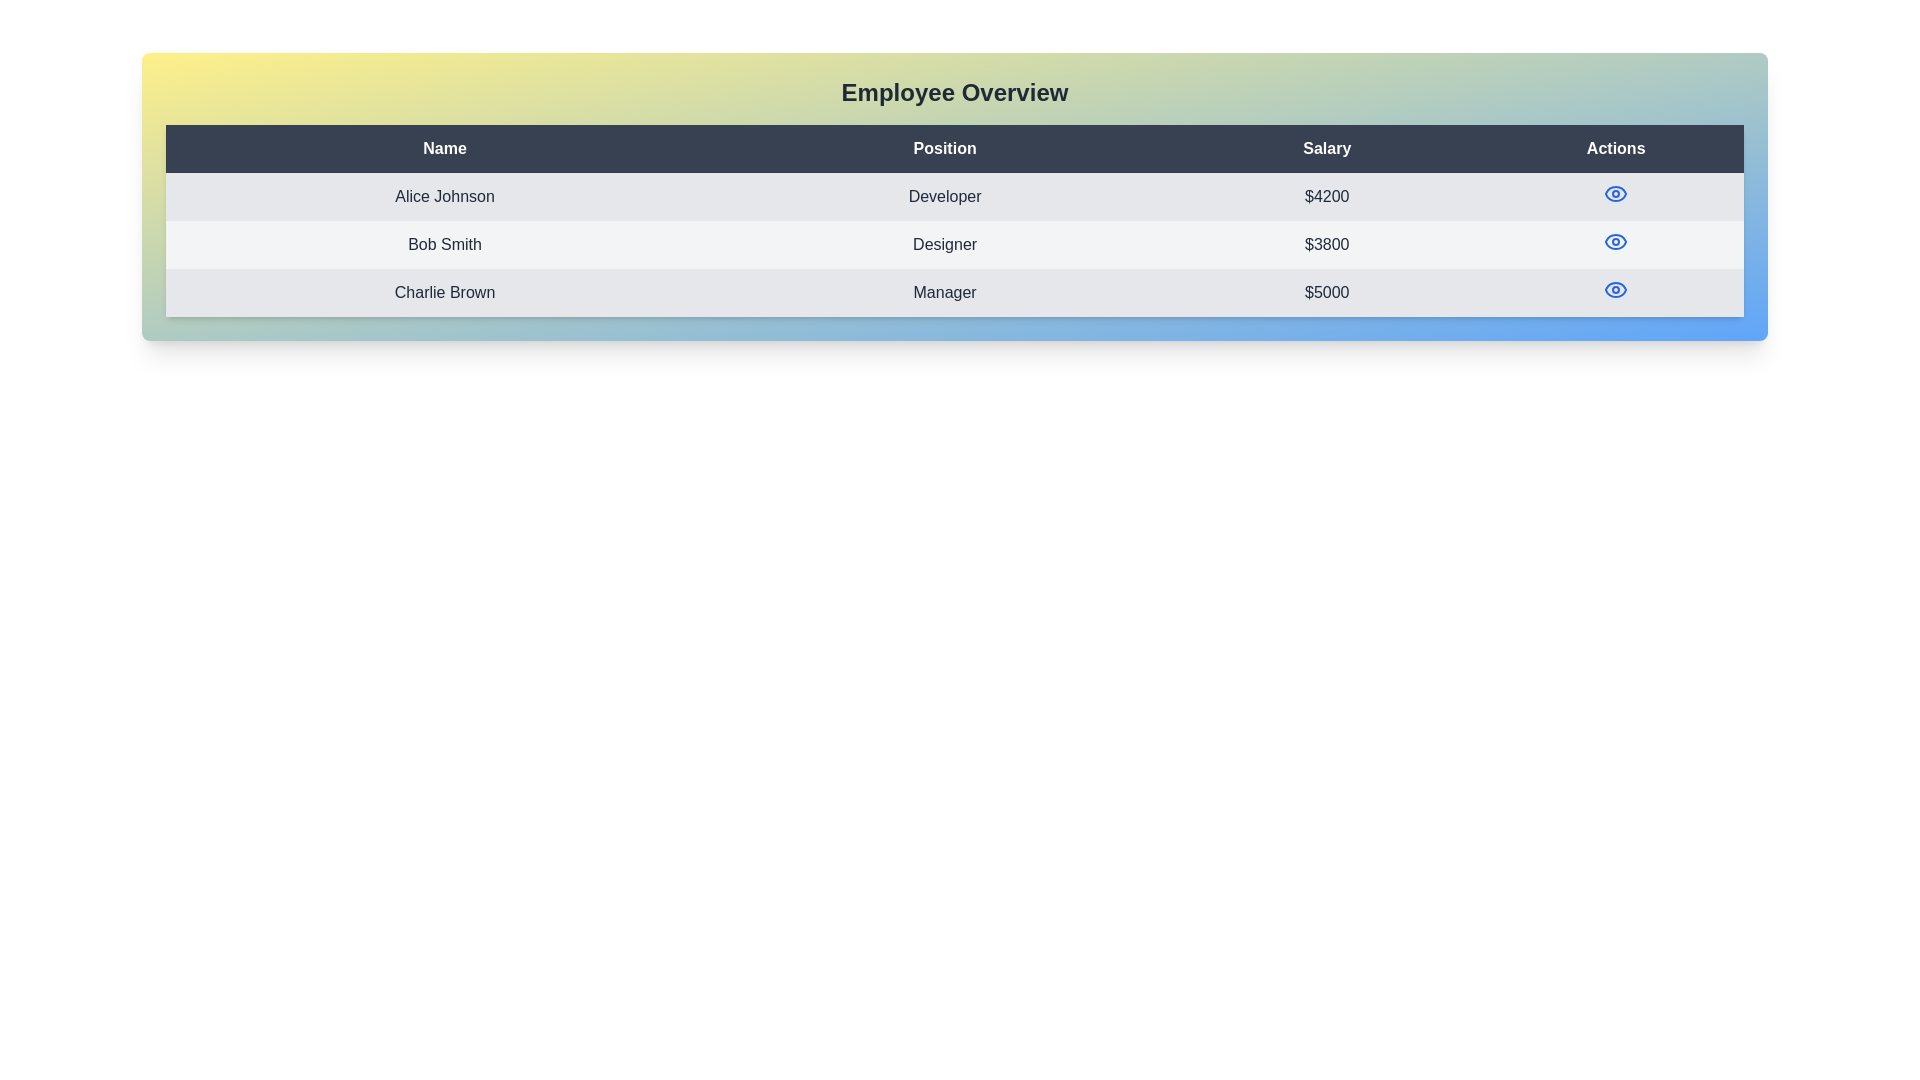  I want to click on text of the element labeled 'Manager' located in the second cell of the row corresponding to 'Charlie Brown' in the 'Position' column of the table, so click(944, 293).